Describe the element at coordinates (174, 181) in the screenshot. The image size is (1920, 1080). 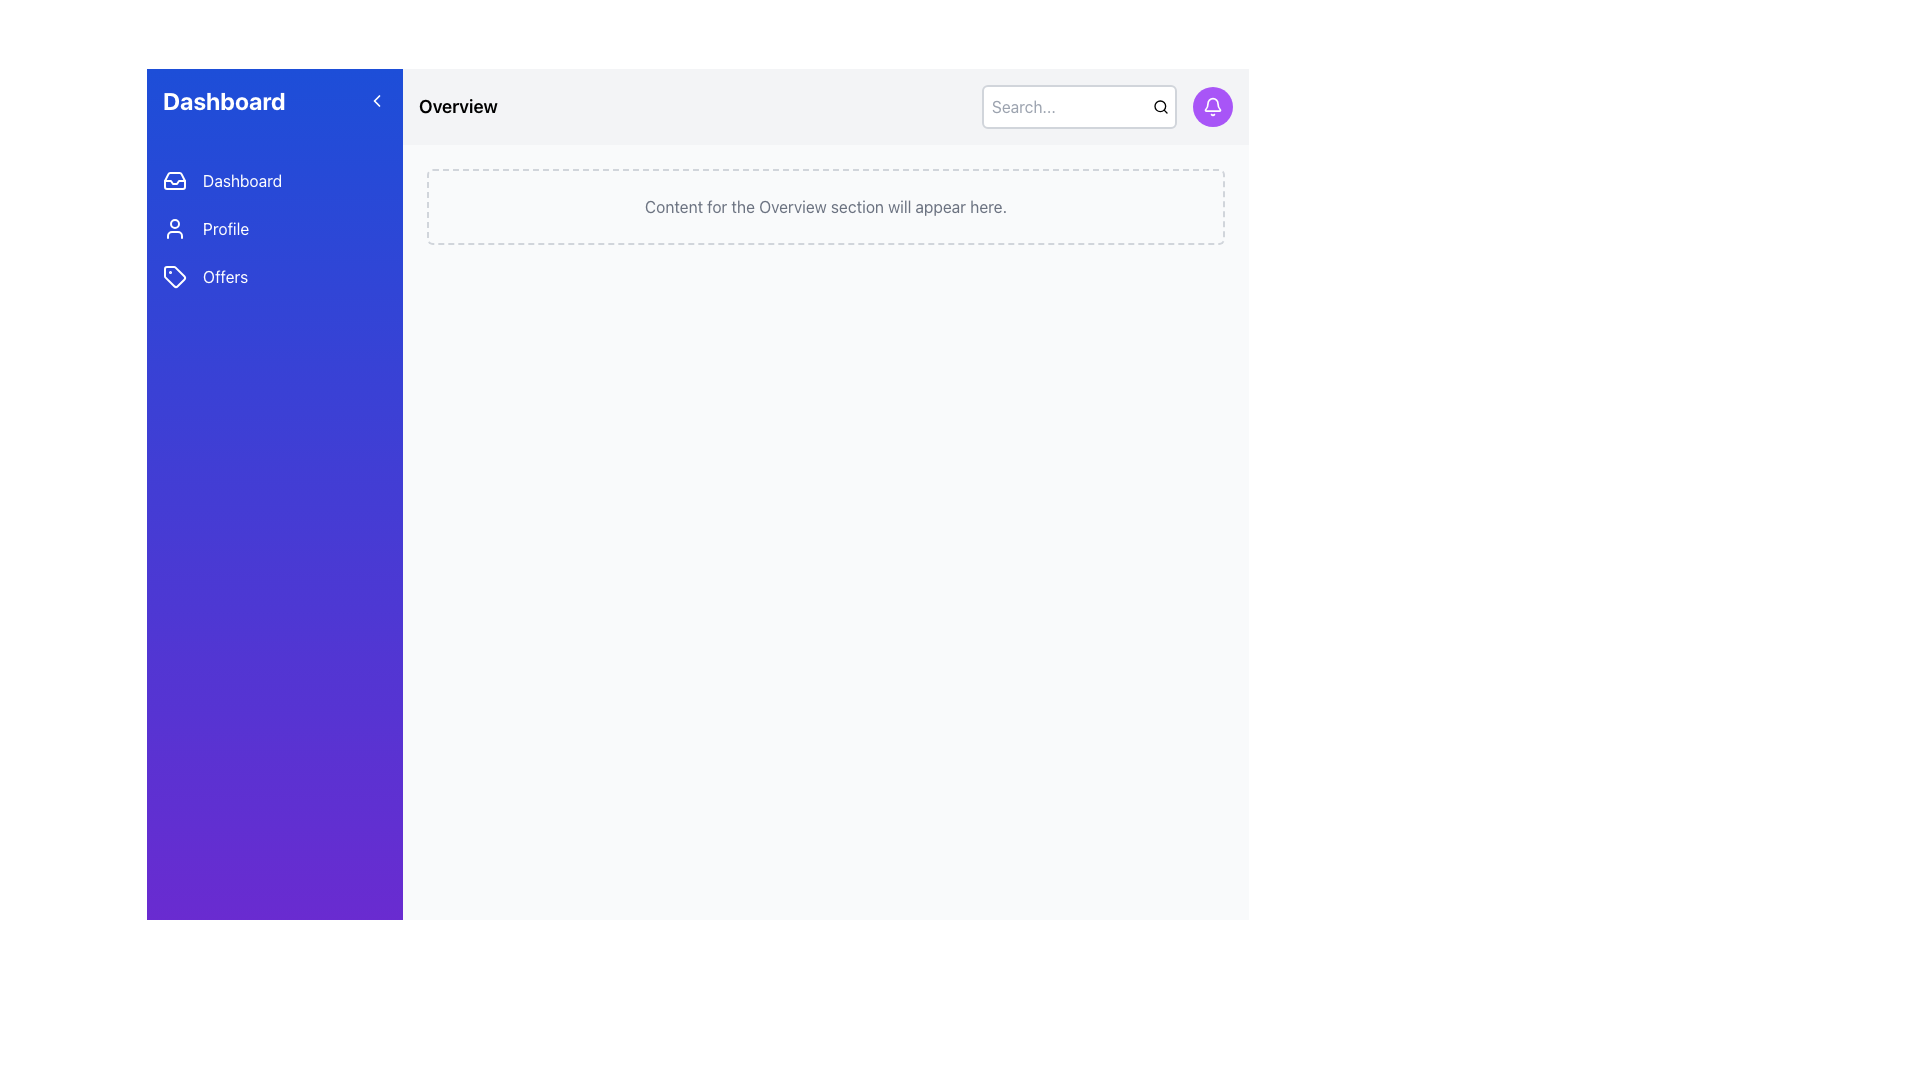
I see `the decorative icon associated with the 'Dashboard' menu option in the left navigation bar of the application interface` at that location.